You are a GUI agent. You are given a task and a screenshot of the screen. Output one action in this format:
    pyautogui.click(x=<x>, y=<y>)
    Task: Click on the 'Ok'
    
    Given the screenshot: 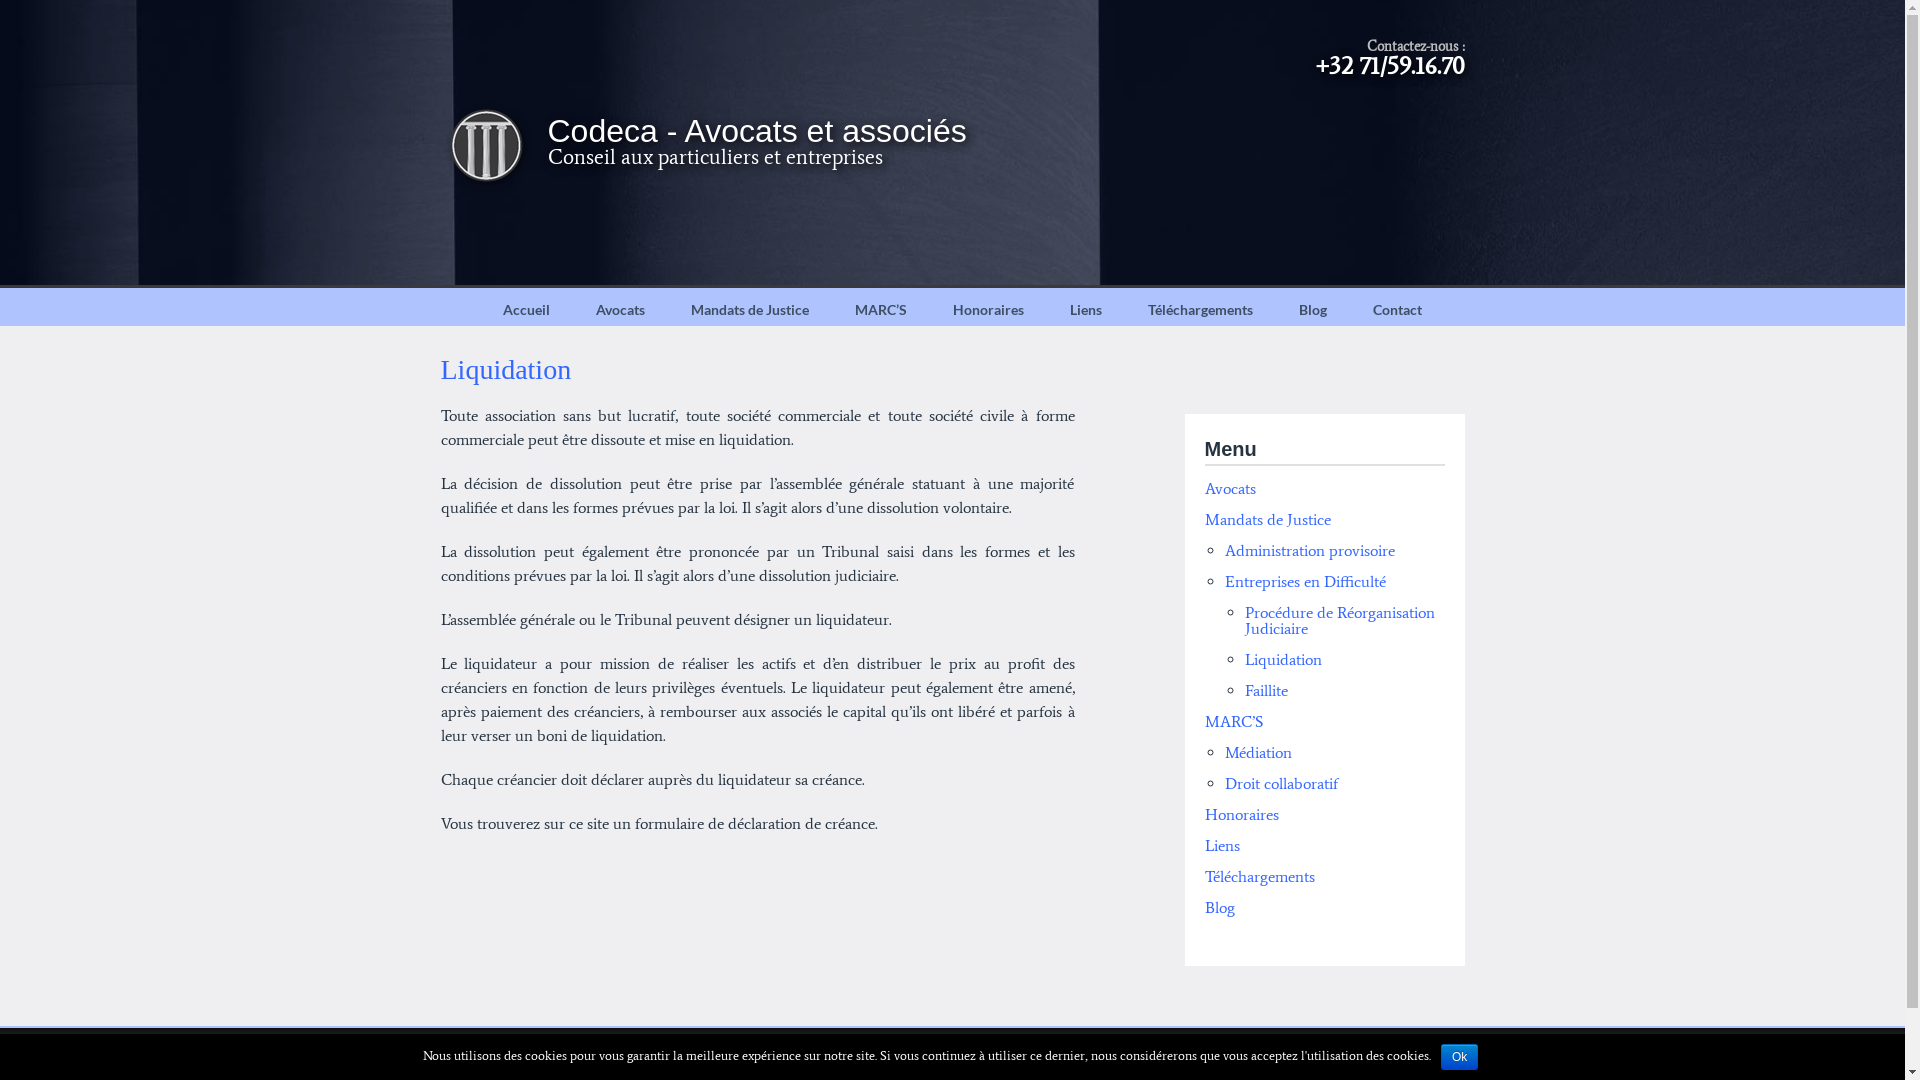 What is the action you would take?
    pyautogui.click(x=1459, y=1055)
    